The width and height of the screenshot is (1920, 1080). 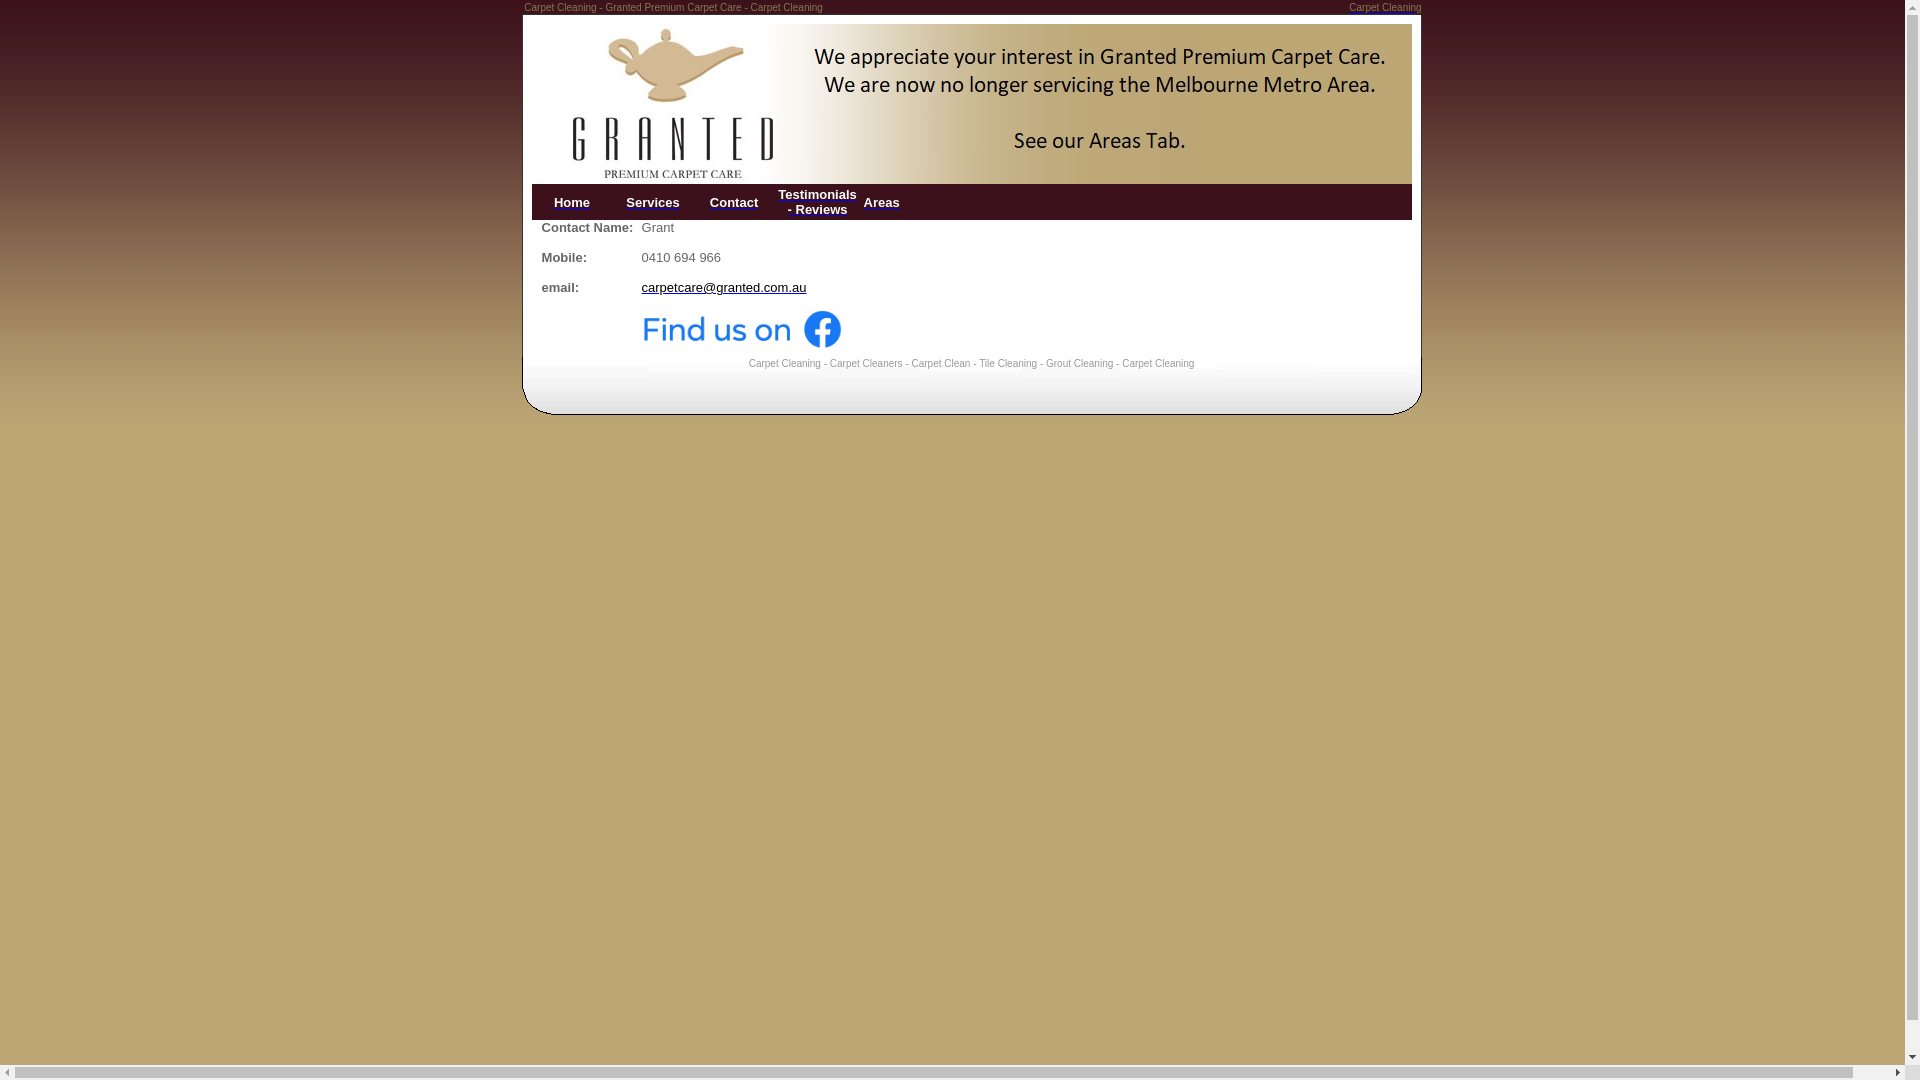 What do you see at coordinates (817, 201) in the screenshot?
I see `'Testimonials - Reviews'` at bounding box center [817, 201].